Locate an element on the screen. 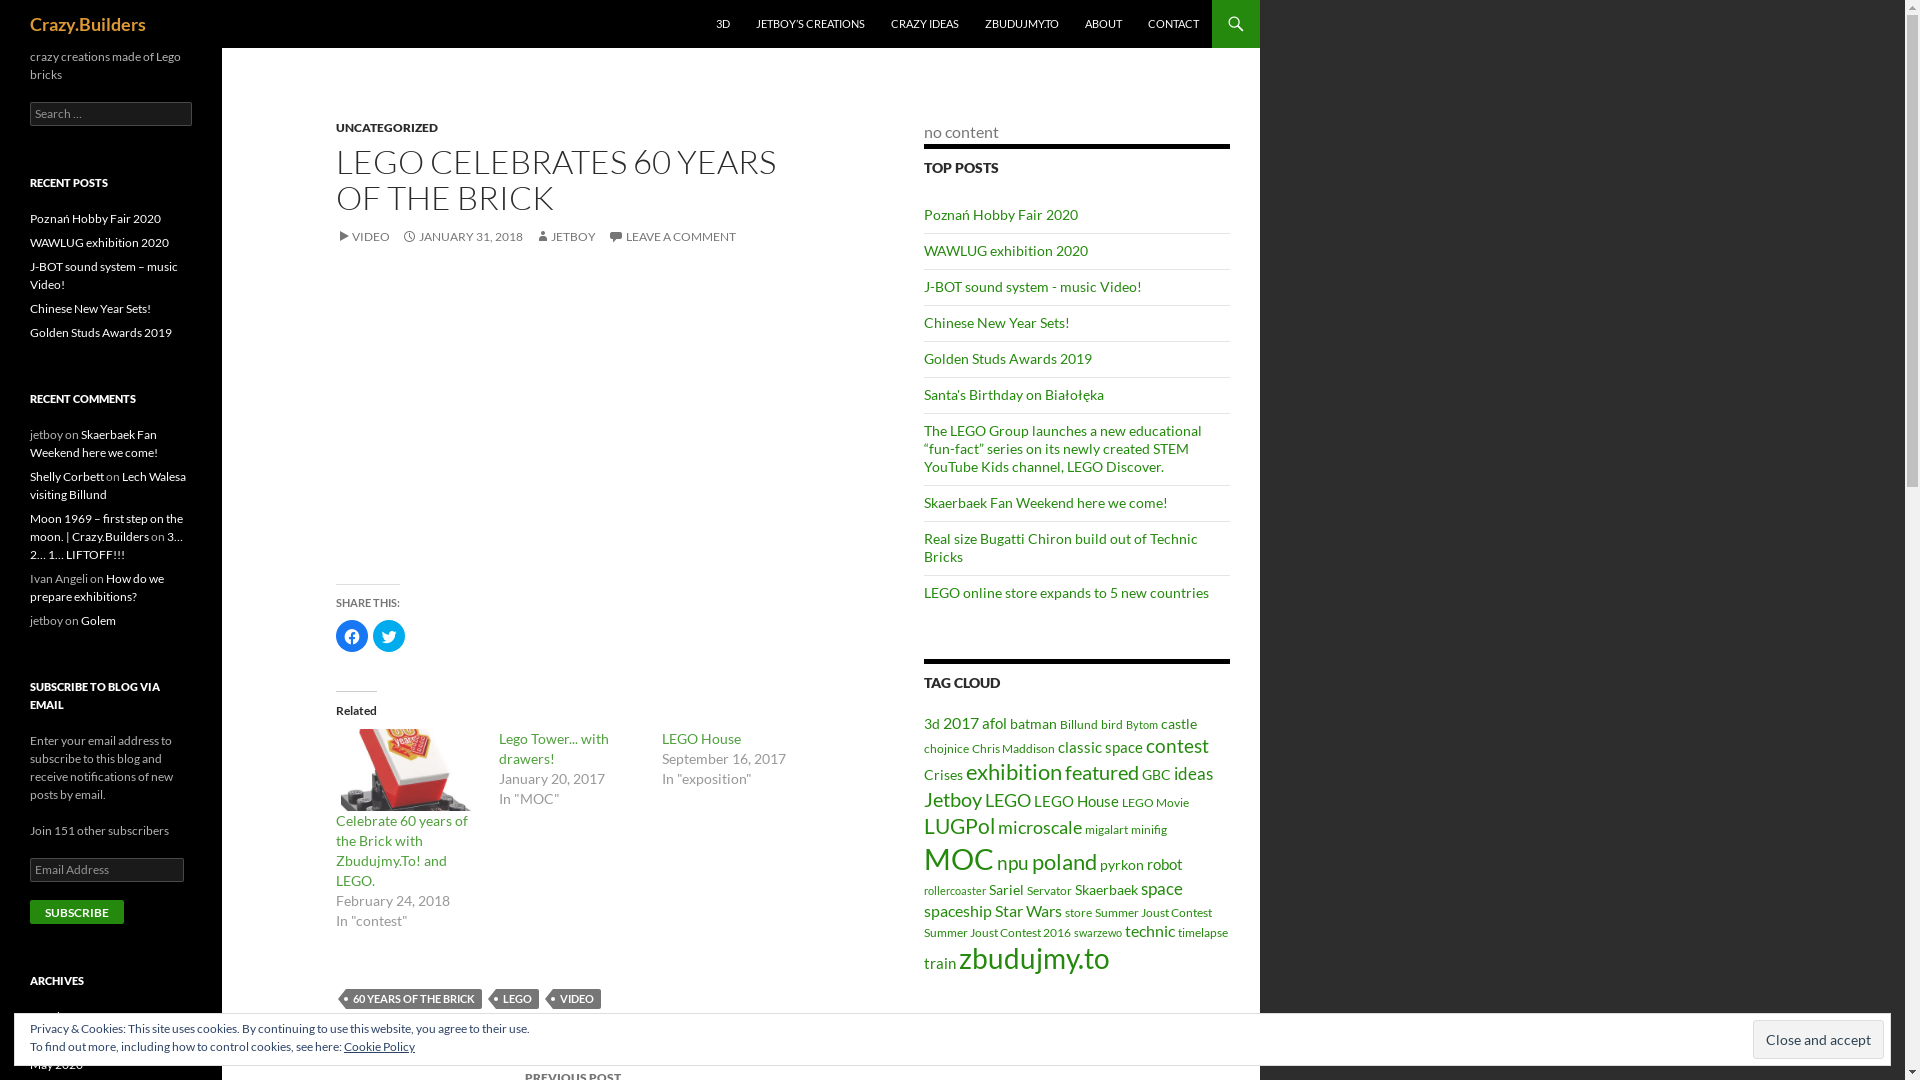 This screenshot has width=1920, height=1080. 'zbudujmy.to' is located at coordinates (1034, 957).